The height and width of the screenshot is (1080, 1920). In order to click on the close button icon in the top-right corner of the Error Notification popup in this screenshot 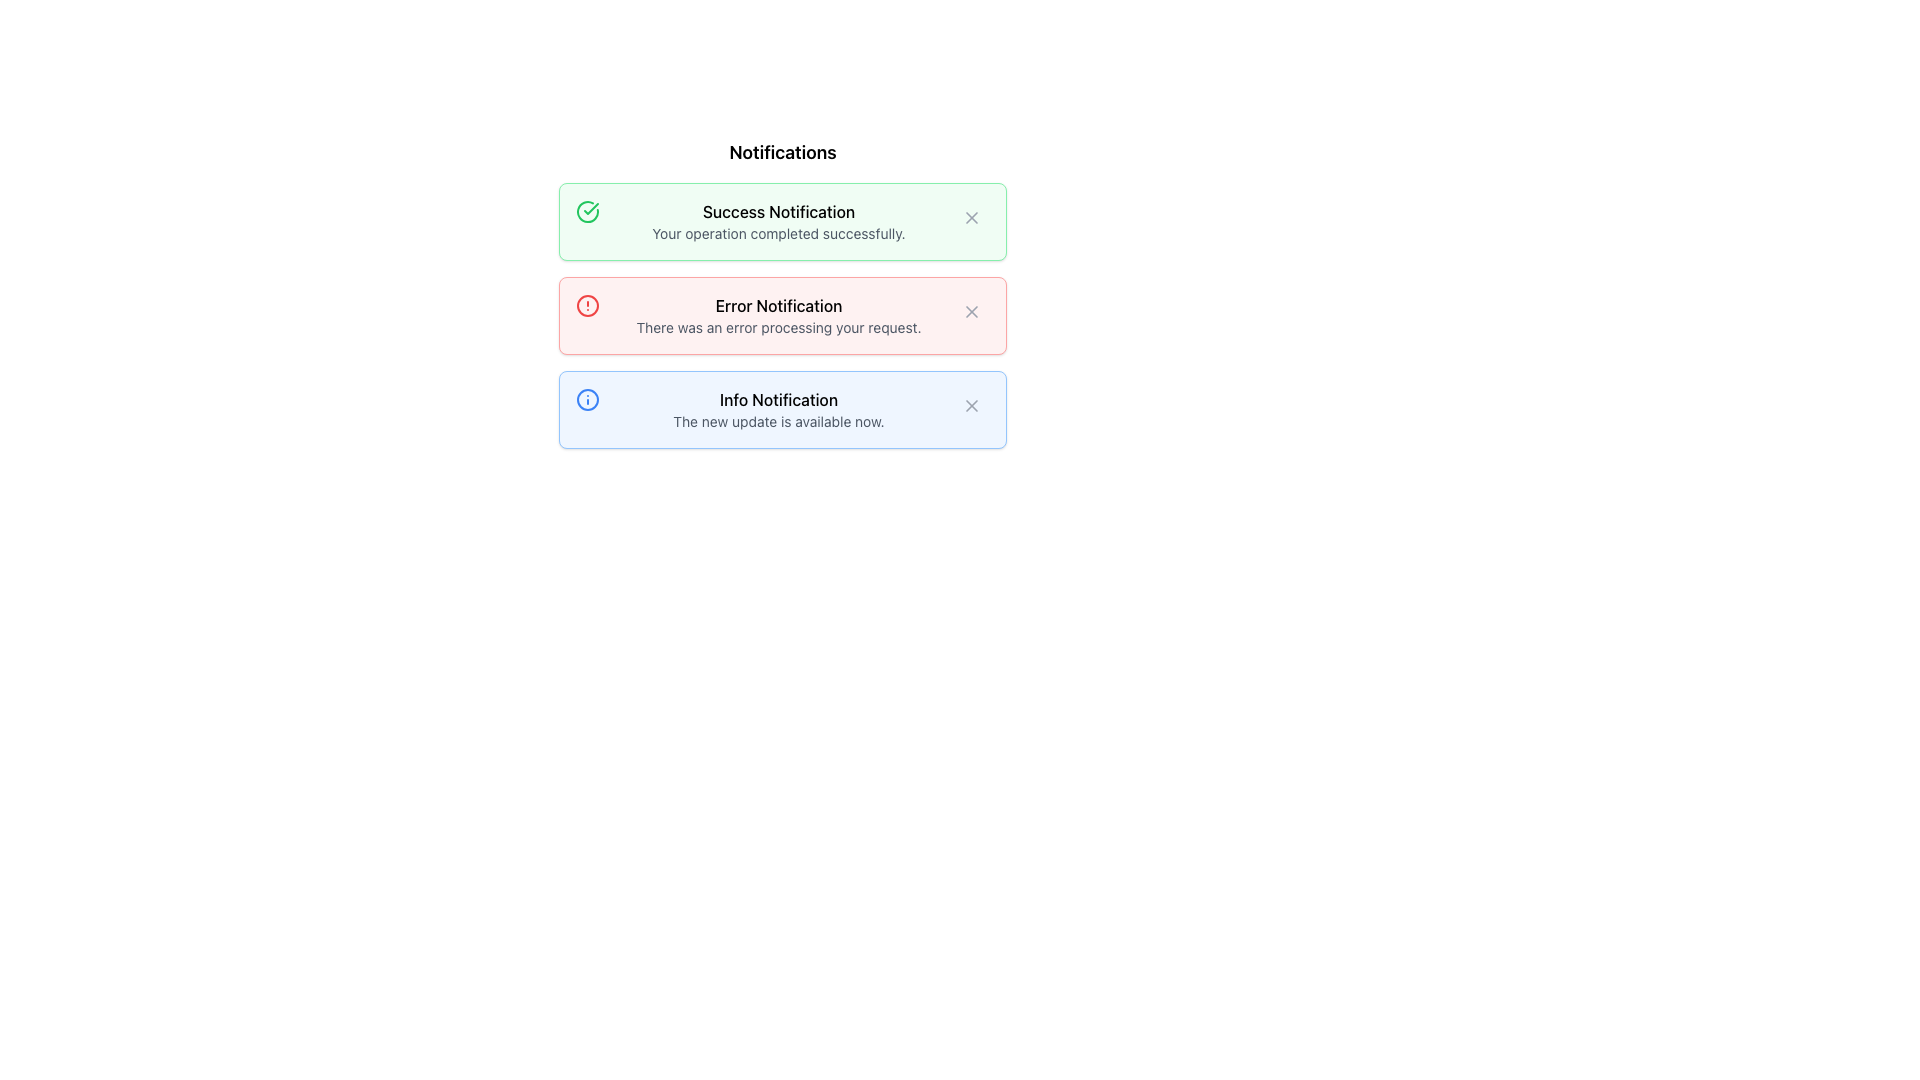, I will do `click(971, 312)`.